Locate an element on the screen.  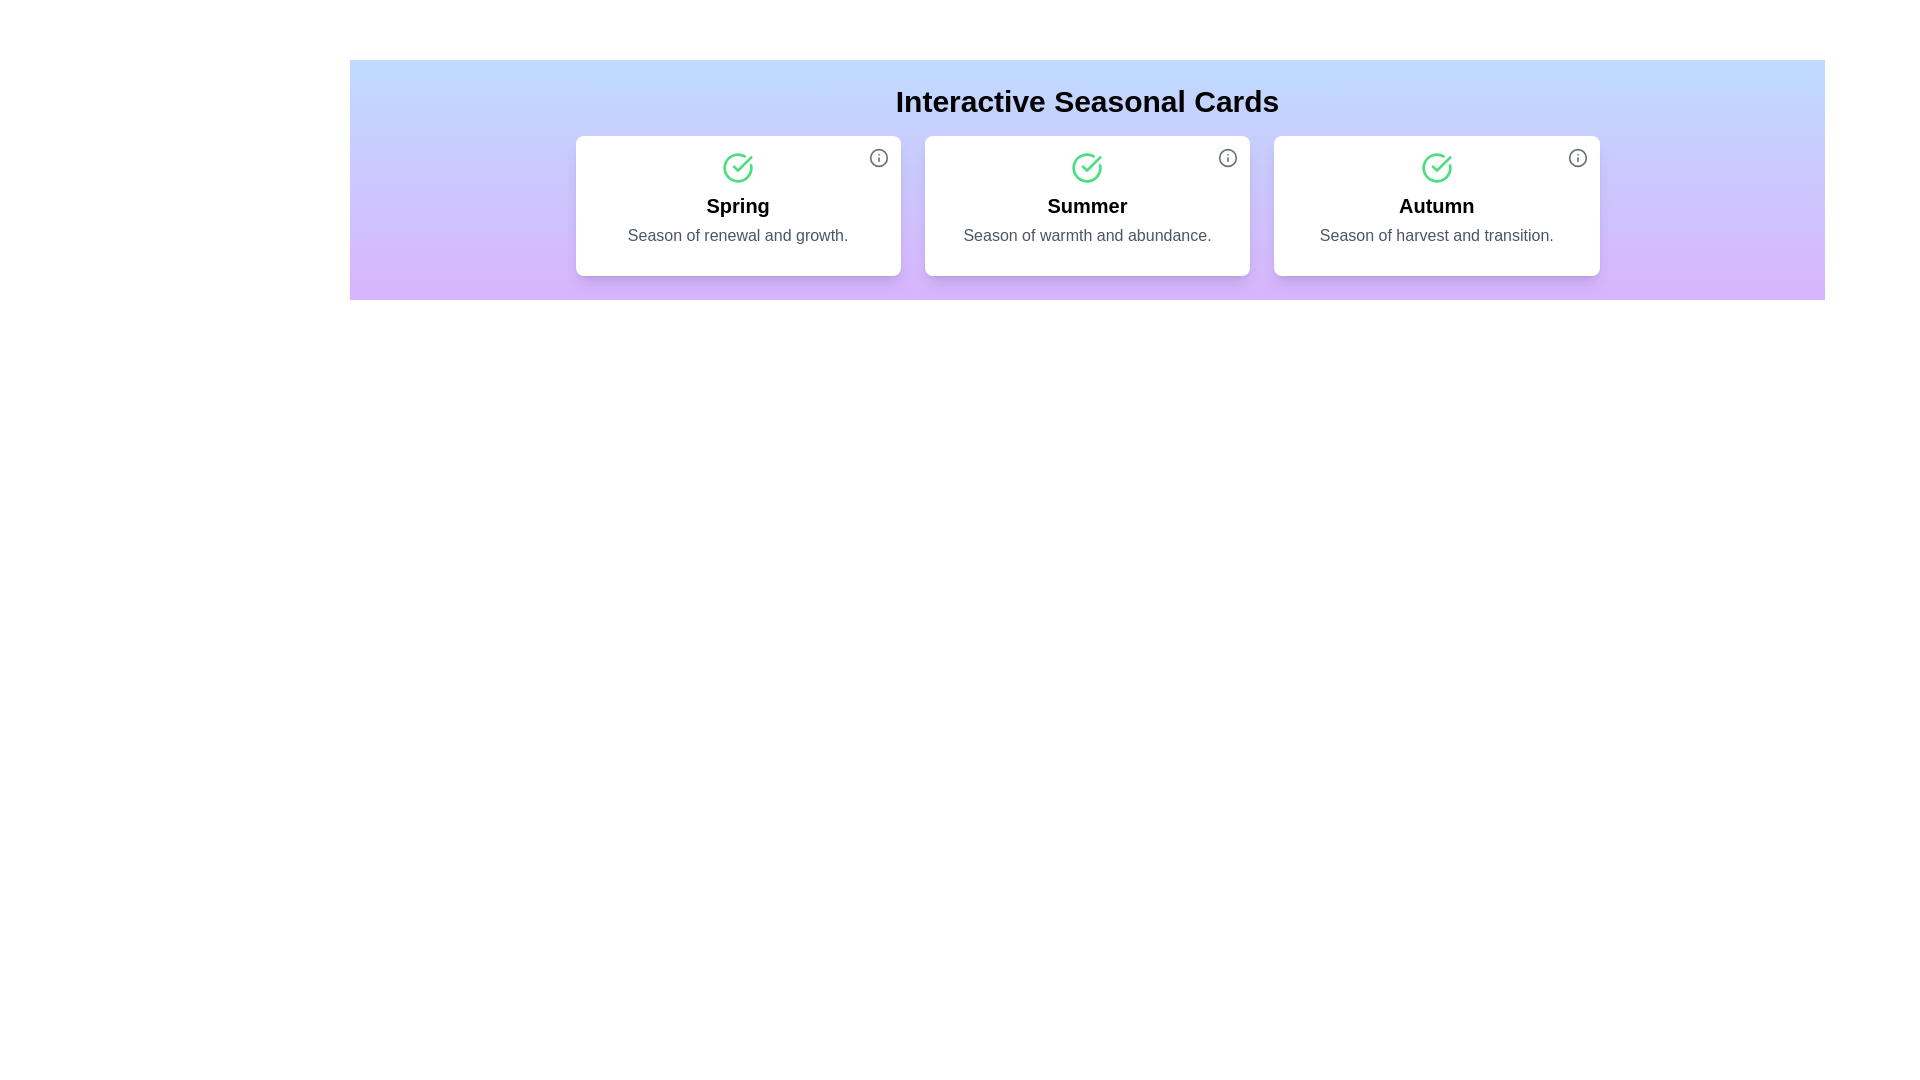
the text element displaying 'Season of warmth and abundance' located below the 'Summer' title in the center card of the horizontal trio of cards is located at coordinates (1086, 234).